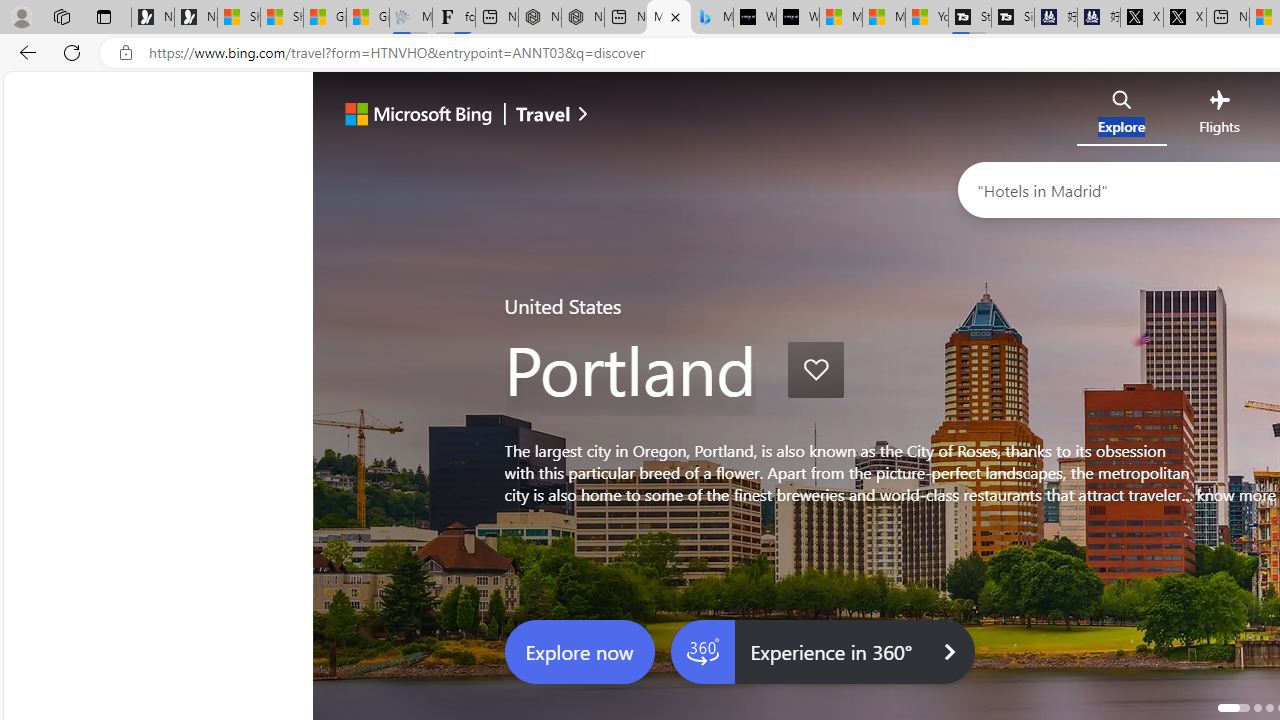  I want to click on 'Refresh', so click(72, 51).